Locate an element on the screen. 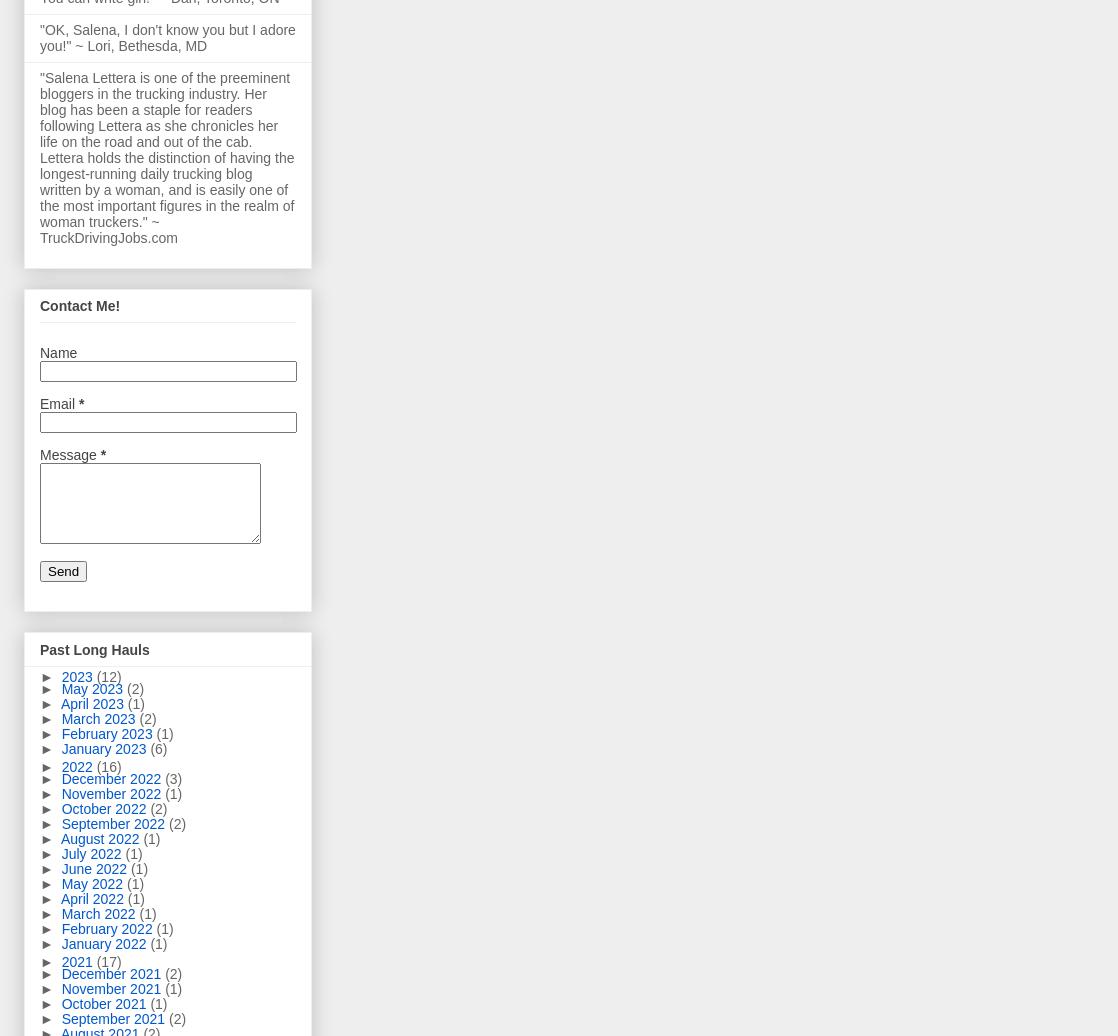  '(16)' is located at coordinates (108, 766).